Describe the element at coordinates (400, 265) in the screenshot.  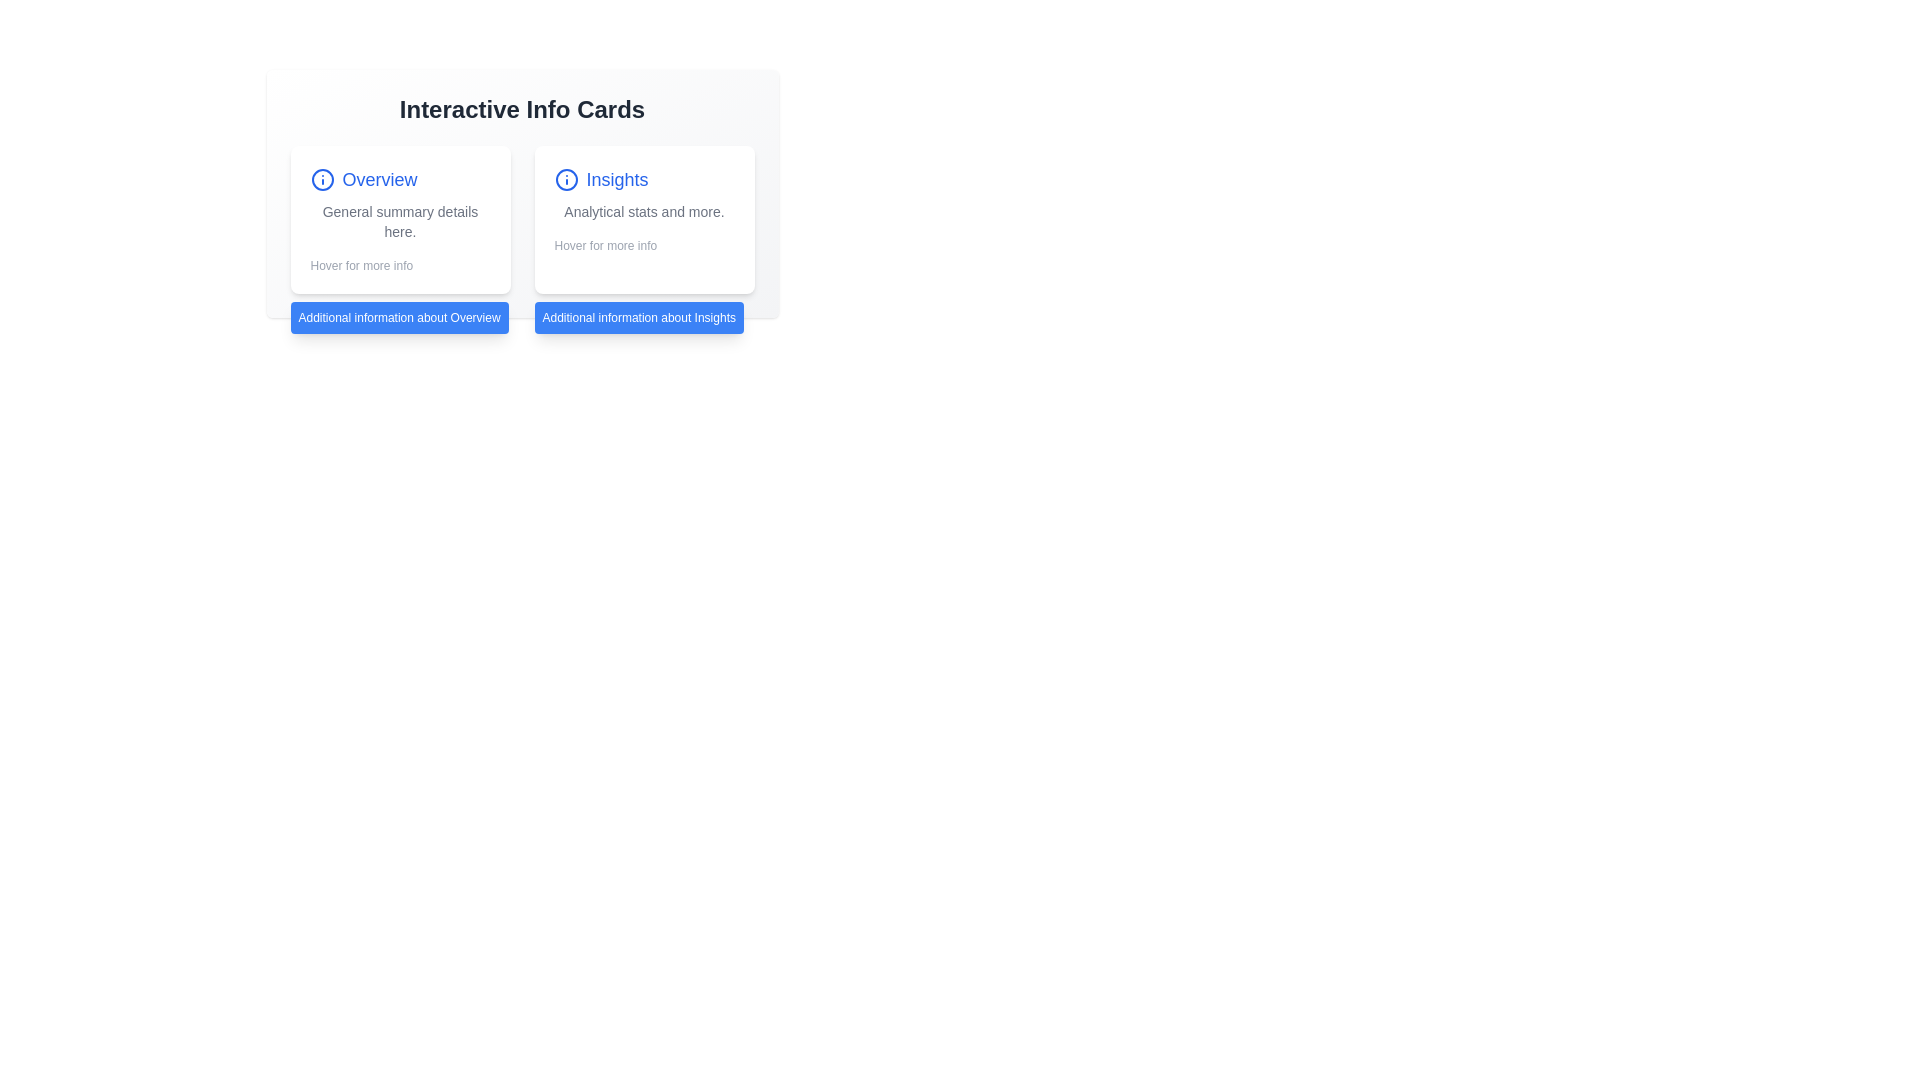
I see `the instruction text located within the 'Overview' card, which provides hints to the user about additional information being displayed` at that location.